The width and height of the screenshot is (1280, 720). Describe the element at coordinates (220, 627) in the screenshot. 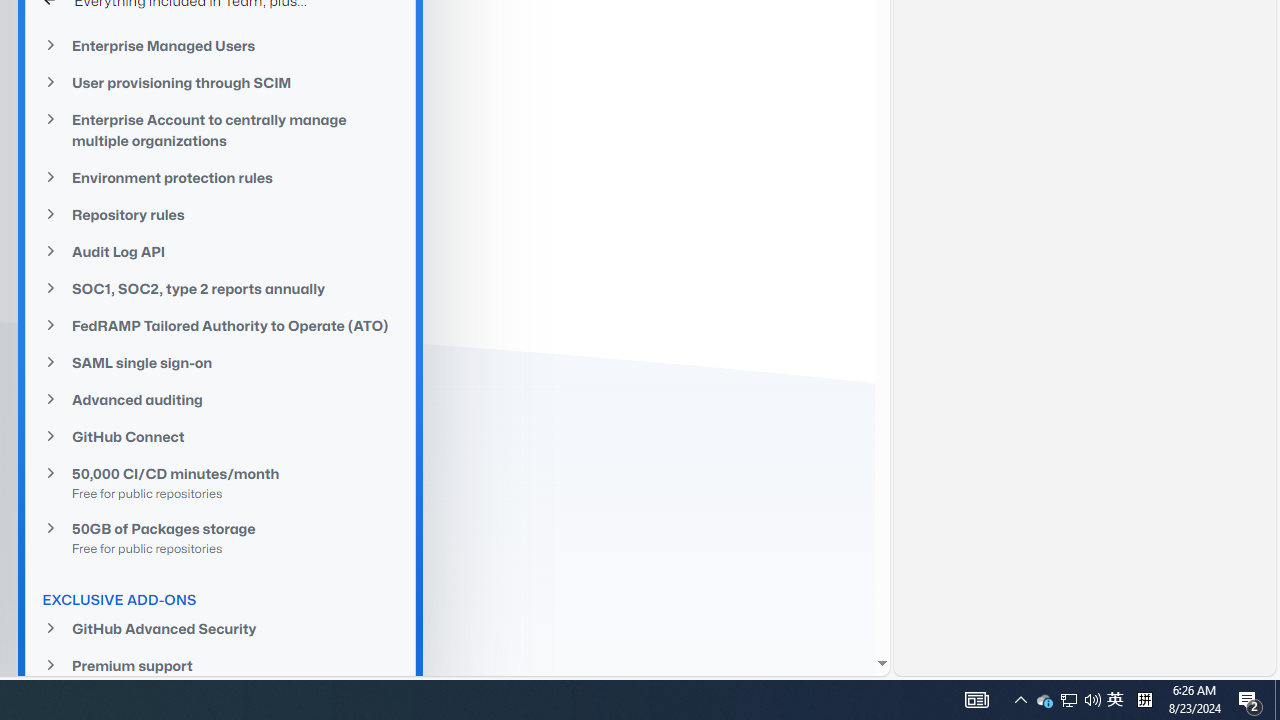

I see `'GitHub Advanced Security'` at that location.